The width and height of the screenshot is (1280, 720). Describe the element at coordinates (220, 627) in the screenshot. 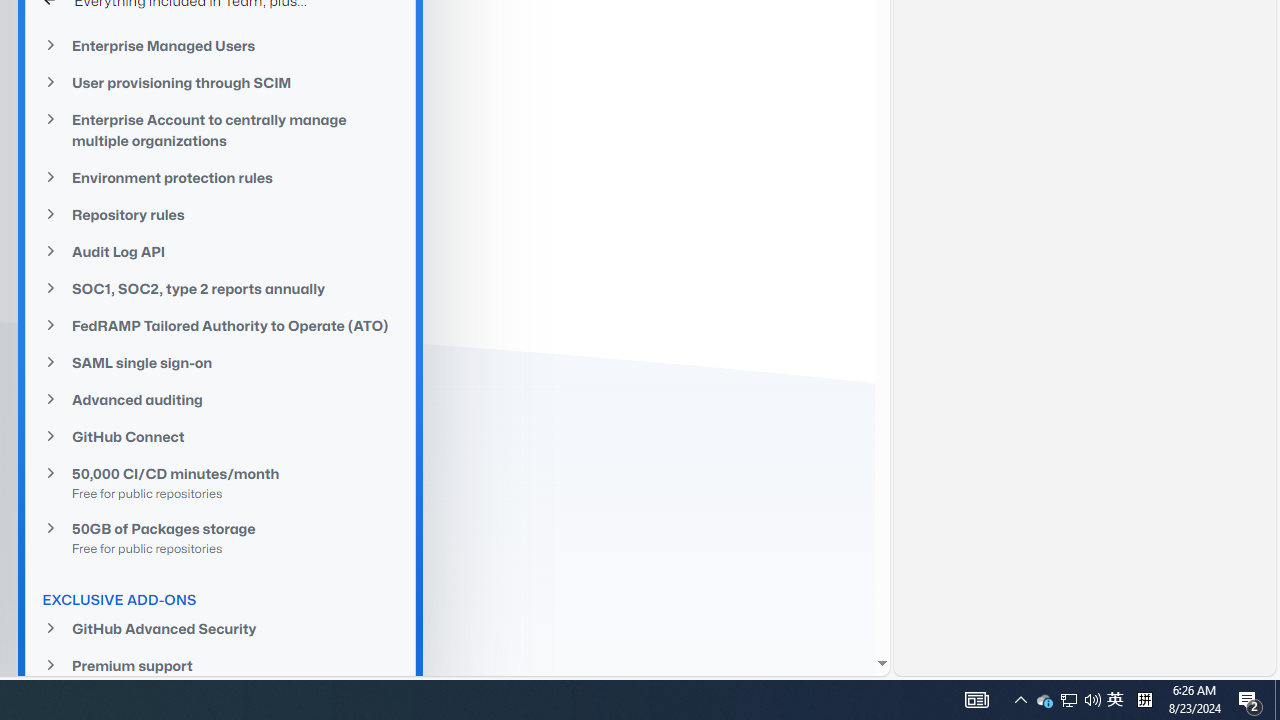

I see `'GitHub Advanced Security'` at that location.